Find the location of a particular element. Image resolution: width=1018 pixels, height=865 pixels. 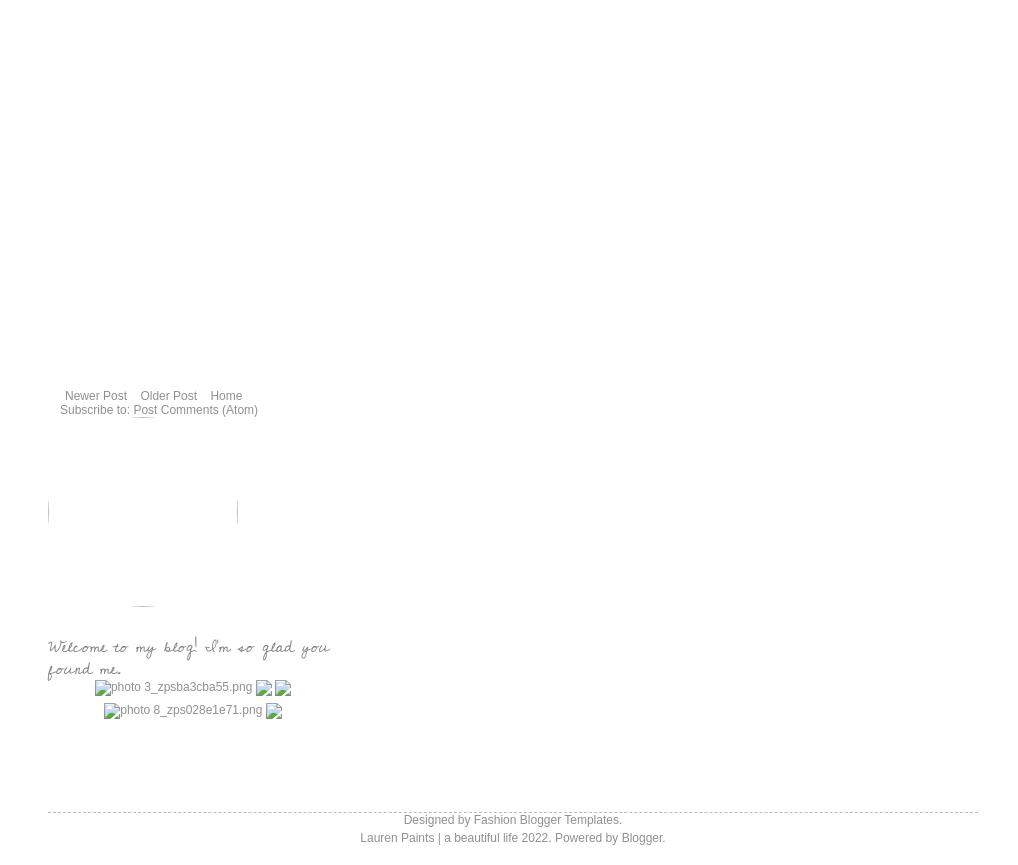

'Designed by Fashion' is located at coordinates (460, 819).